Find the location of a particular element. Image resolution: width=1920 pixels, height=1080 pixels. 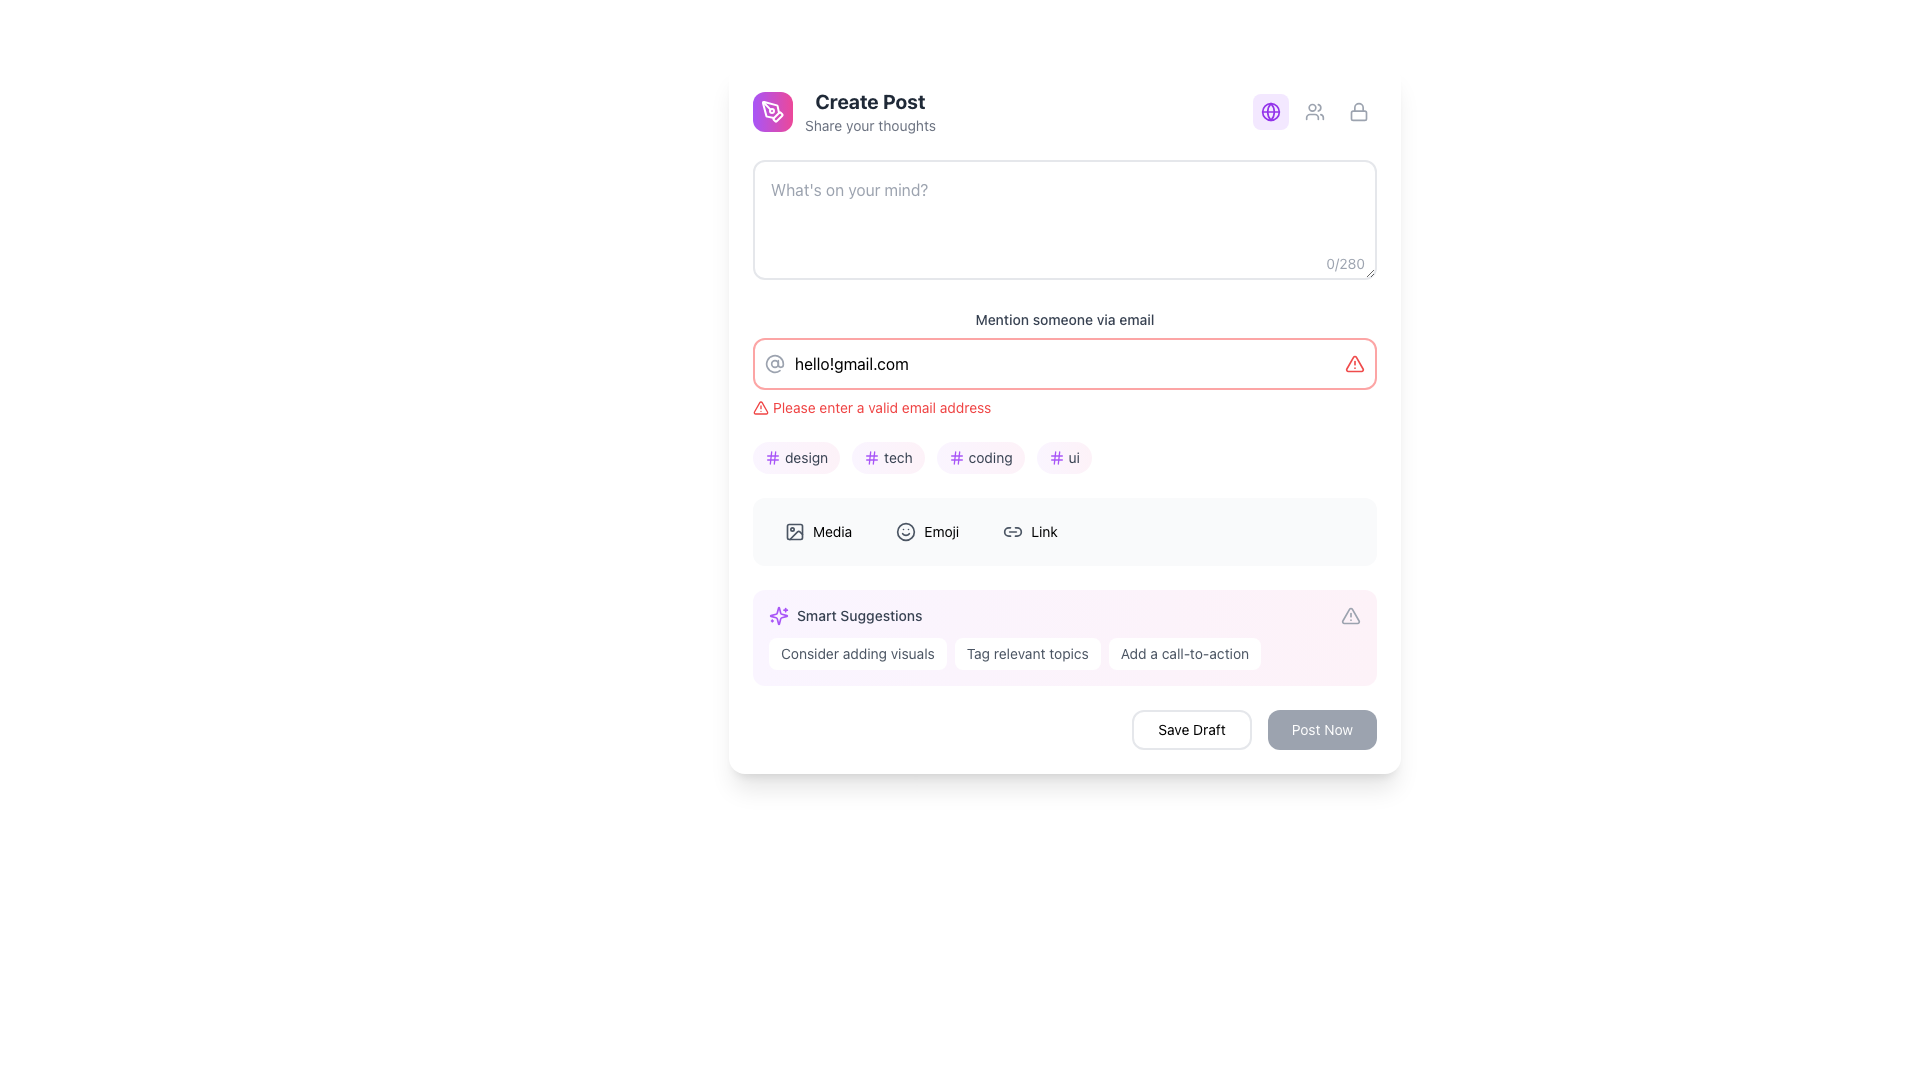

the 'Media' button, which is the first button in a horizontal row, consisting of a gray image frame icon and black text is located at coordinates (818, 531).